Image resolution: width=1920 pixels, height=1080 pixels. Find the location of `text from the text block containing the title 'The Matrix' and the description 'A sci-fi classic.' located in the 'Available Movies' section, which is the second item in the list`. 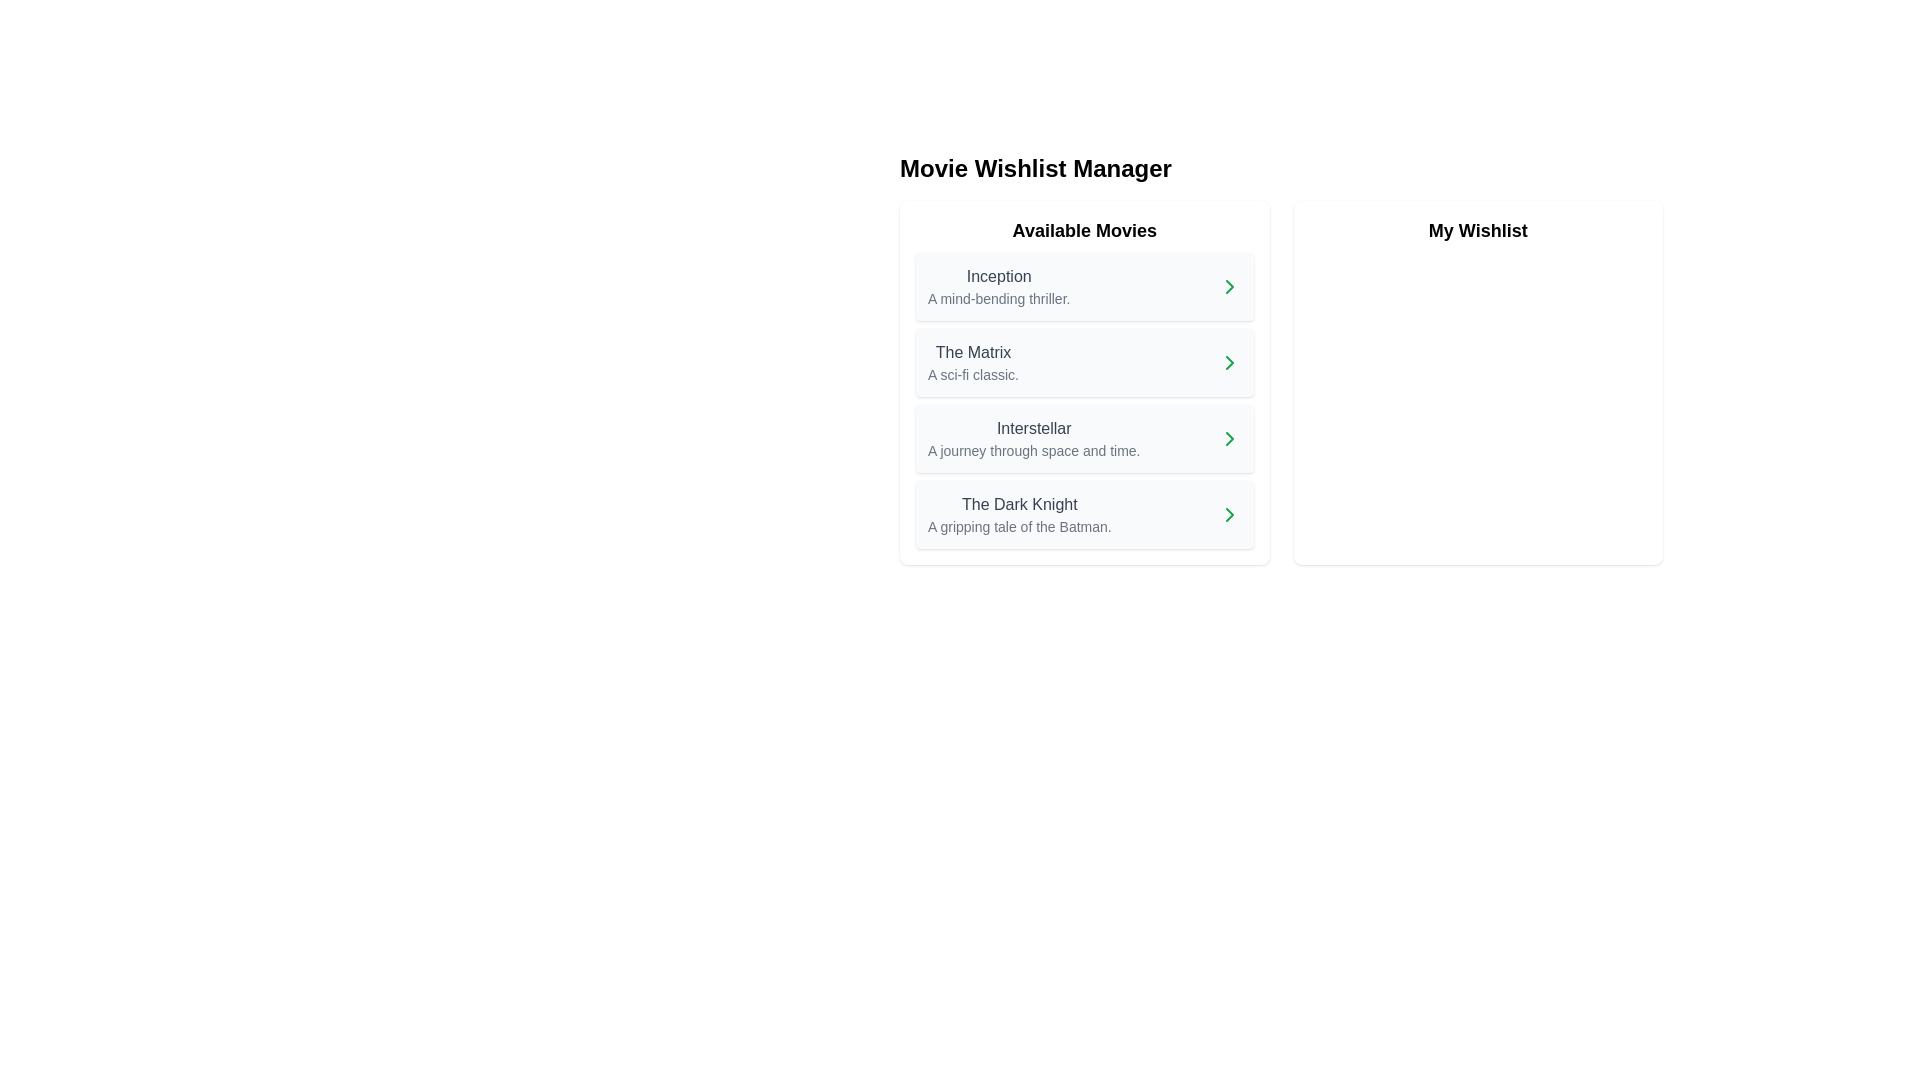

text from the text block containing the title 'The Matrix' and the description 'A sci-fi classic.' located in the 'Available Movies' section, which is the second item in the list is located at coordinates (973, 362).